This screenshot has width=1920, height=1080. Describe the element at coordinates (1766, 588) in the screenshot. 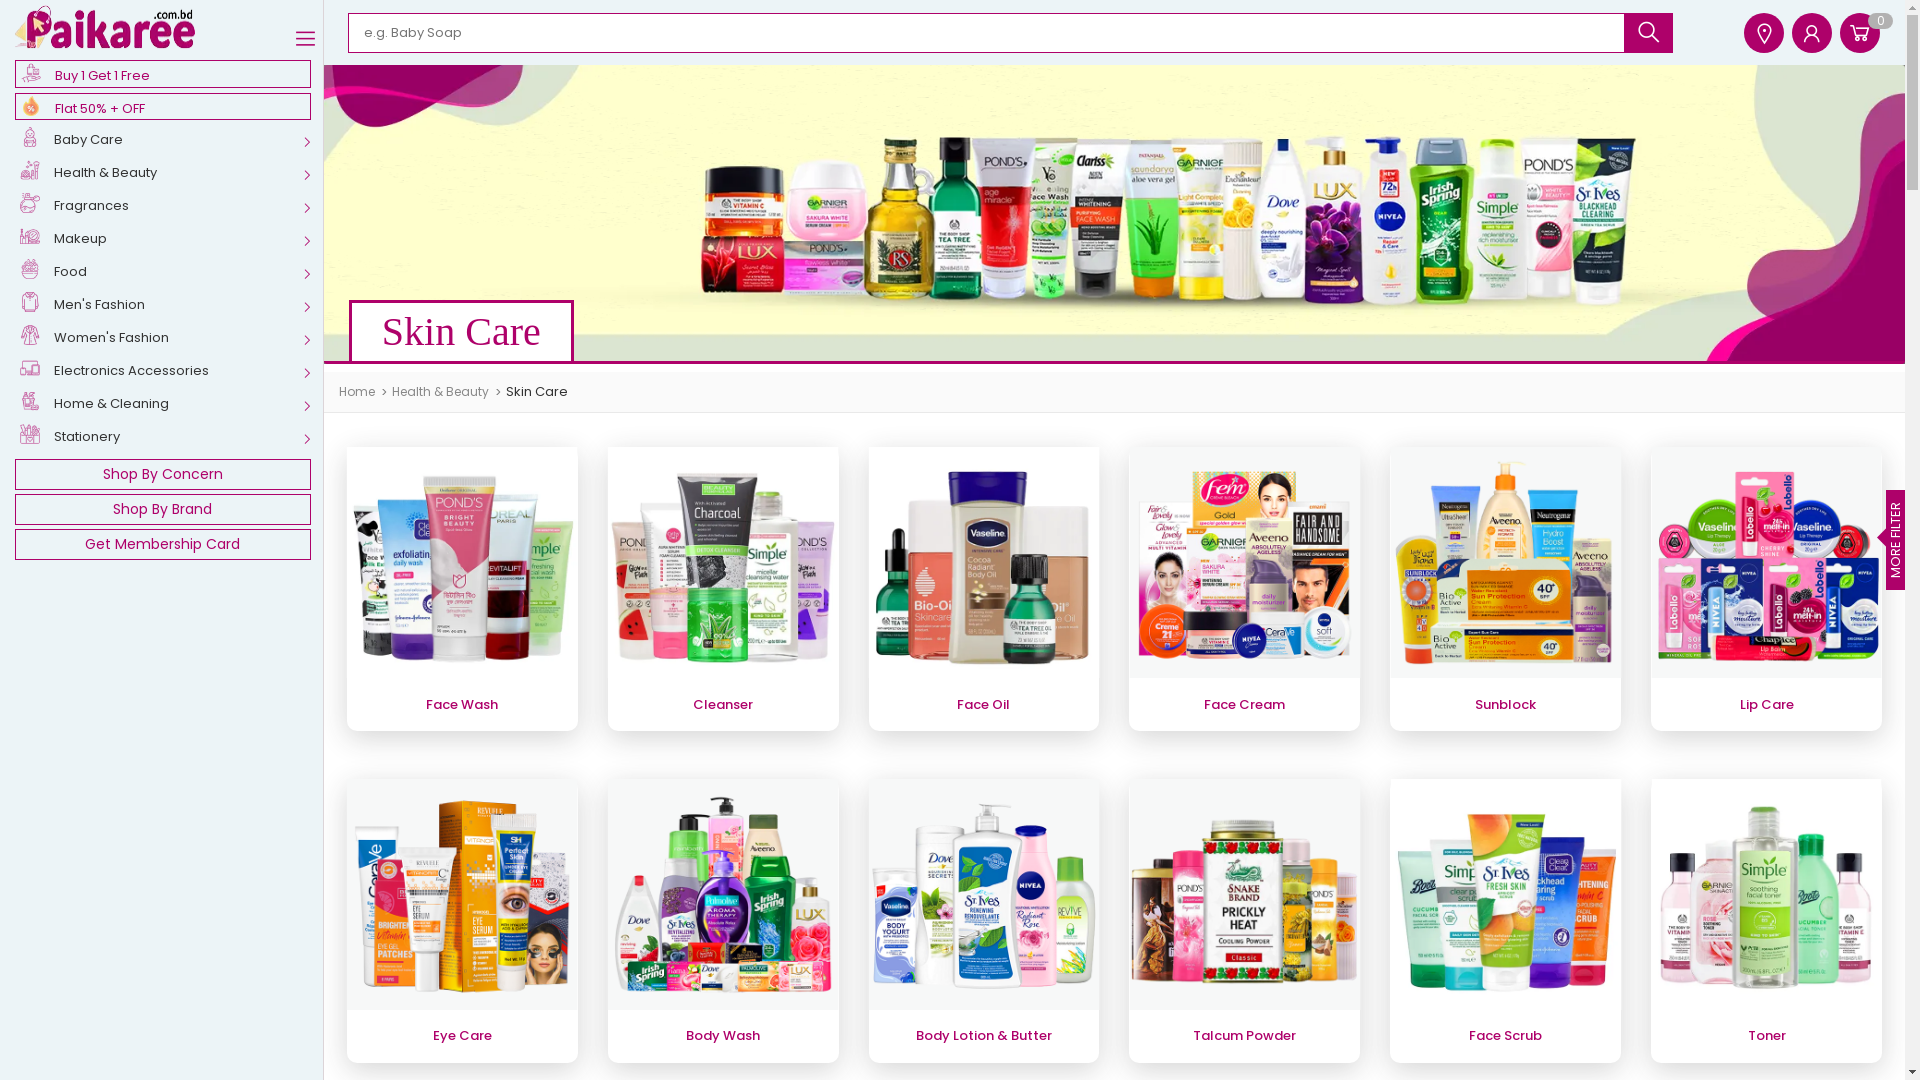

I see `'Lip Care'` at that location.